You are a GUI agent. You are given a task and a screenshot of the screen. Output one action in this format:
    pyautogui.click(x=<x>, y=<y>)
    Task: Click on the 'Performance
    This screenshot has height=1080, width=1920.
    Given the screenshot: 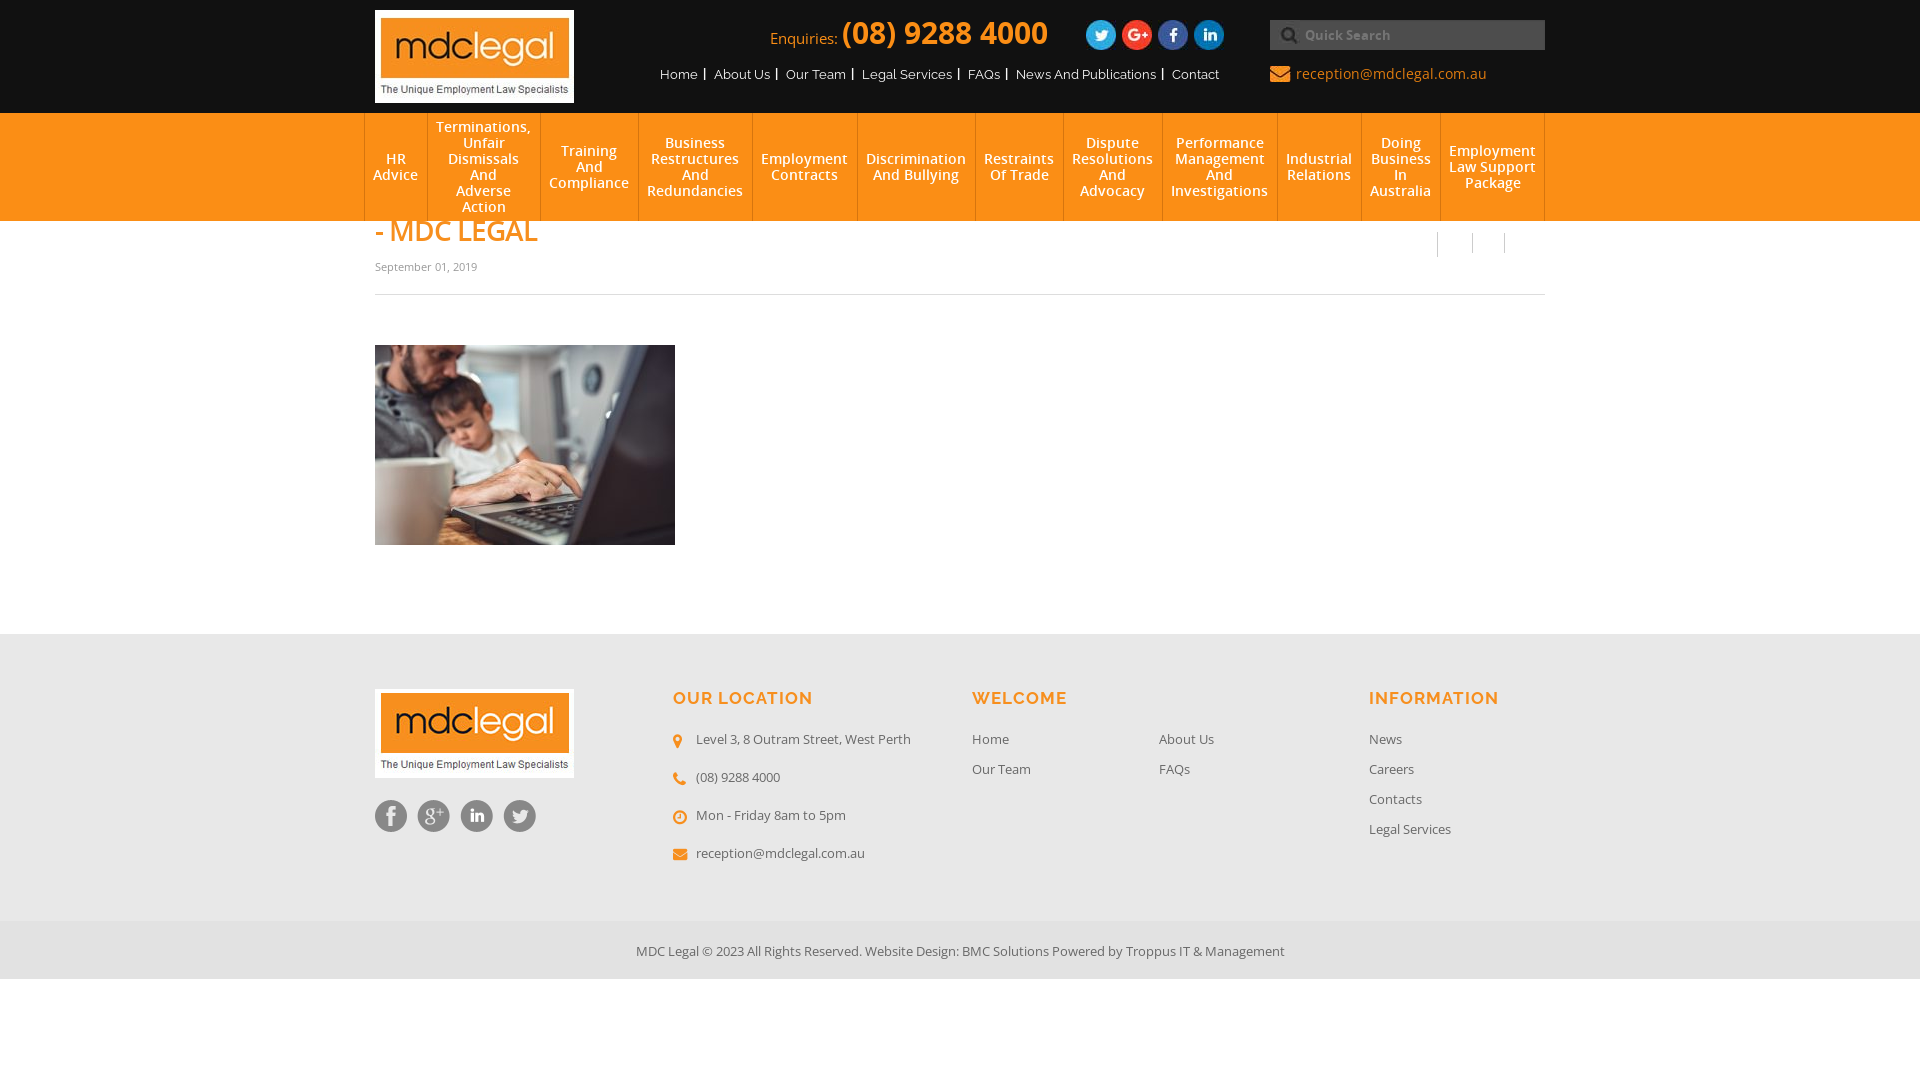 What is the action you would take?
    pyautogui.click(x=1218, y=165)
    